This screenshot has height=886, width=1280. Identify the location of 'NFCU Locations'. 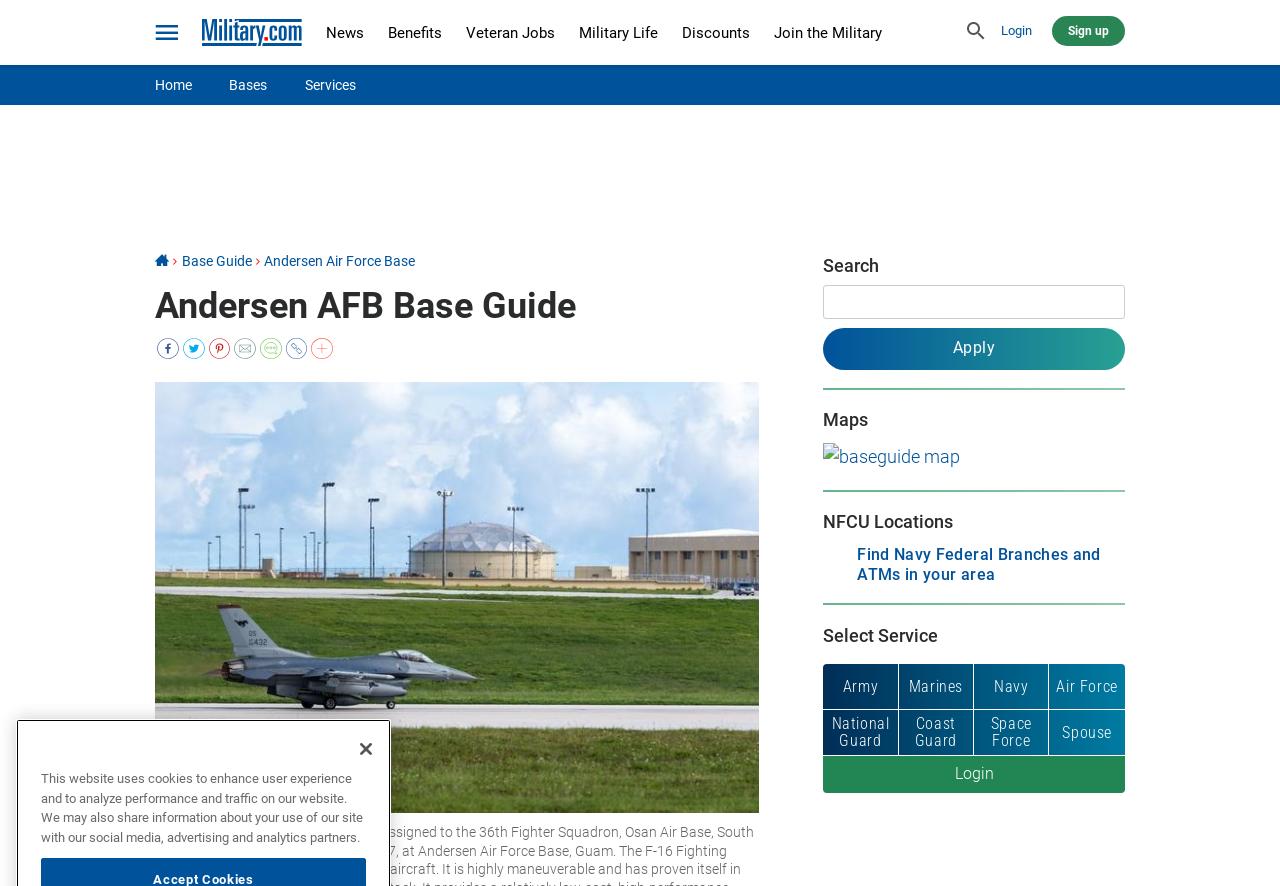
(886, 519).